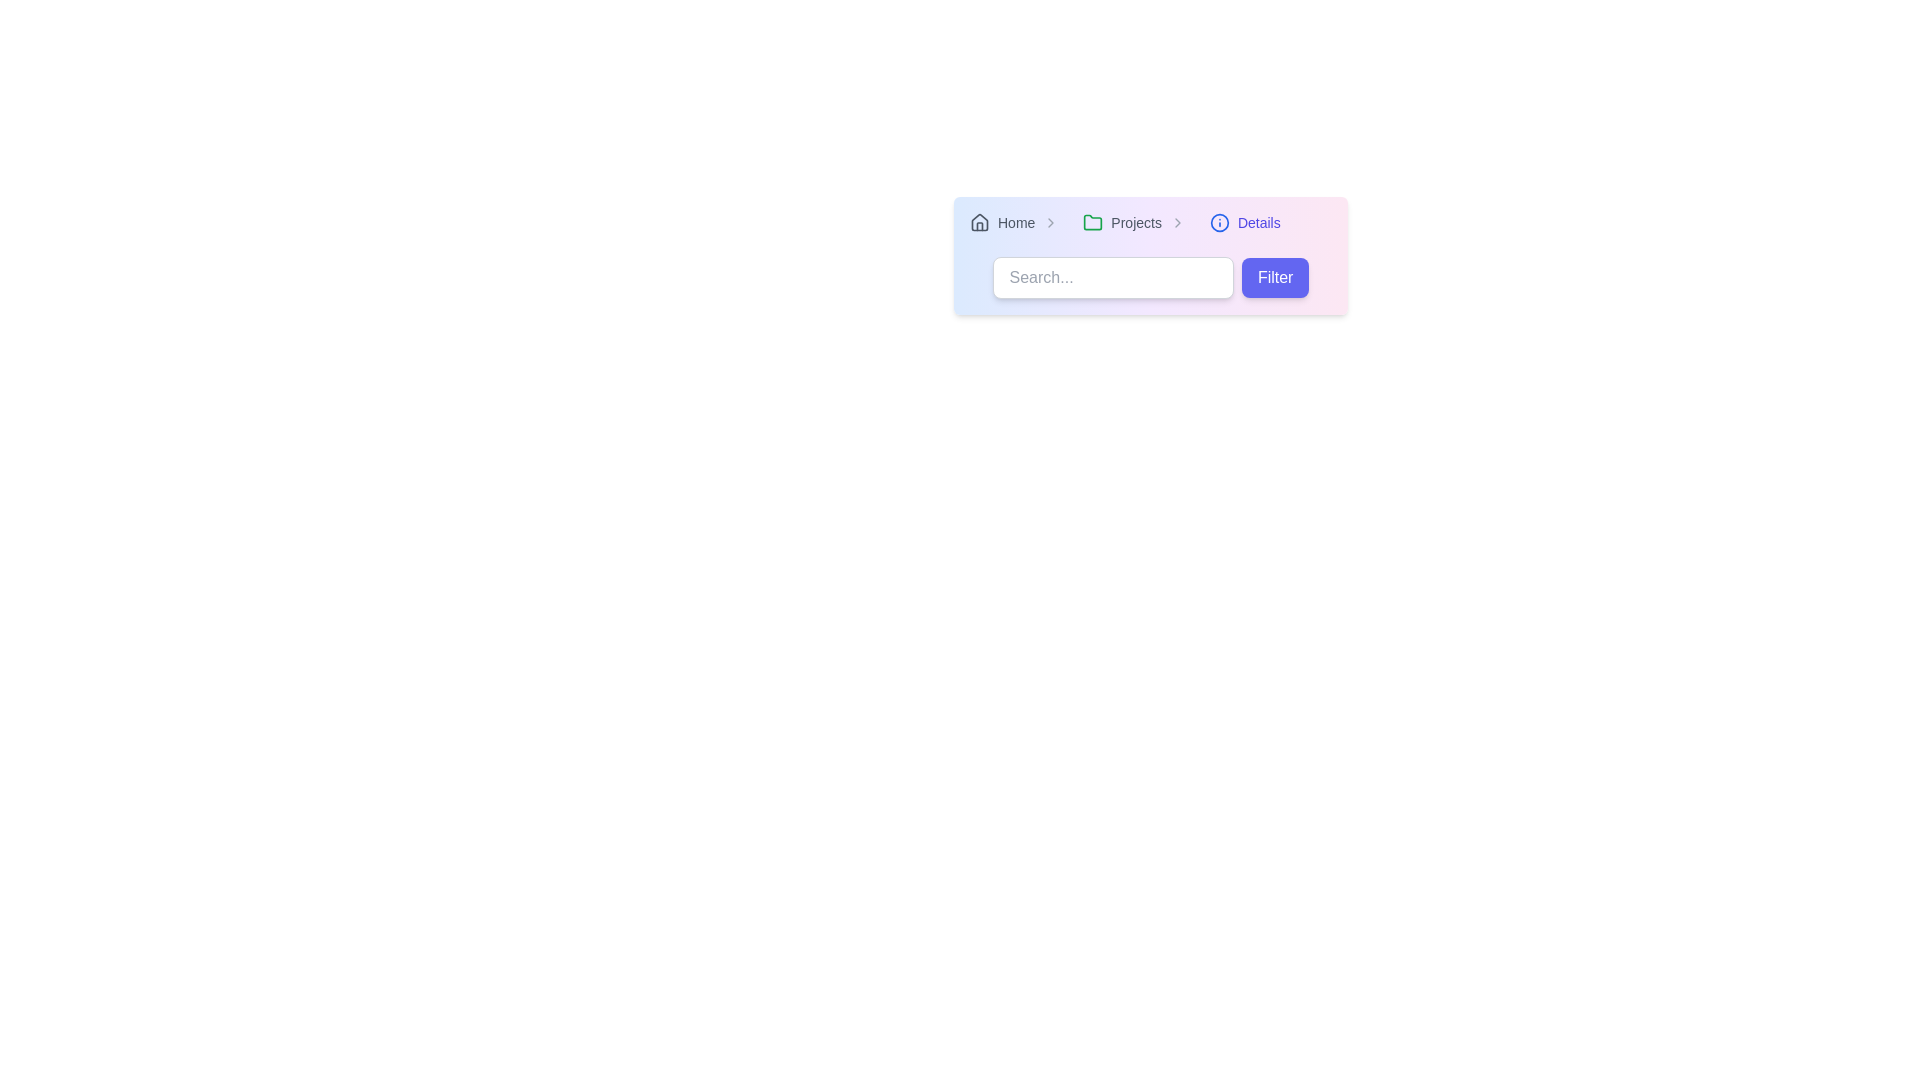  What do you see at coordinates (979, 222) in the screenshot?
I see `the 'Home' icon in the breadcrumb navigation, which is the leftmost icon preceding the text 'Home'` at bounding box center [979, 222].